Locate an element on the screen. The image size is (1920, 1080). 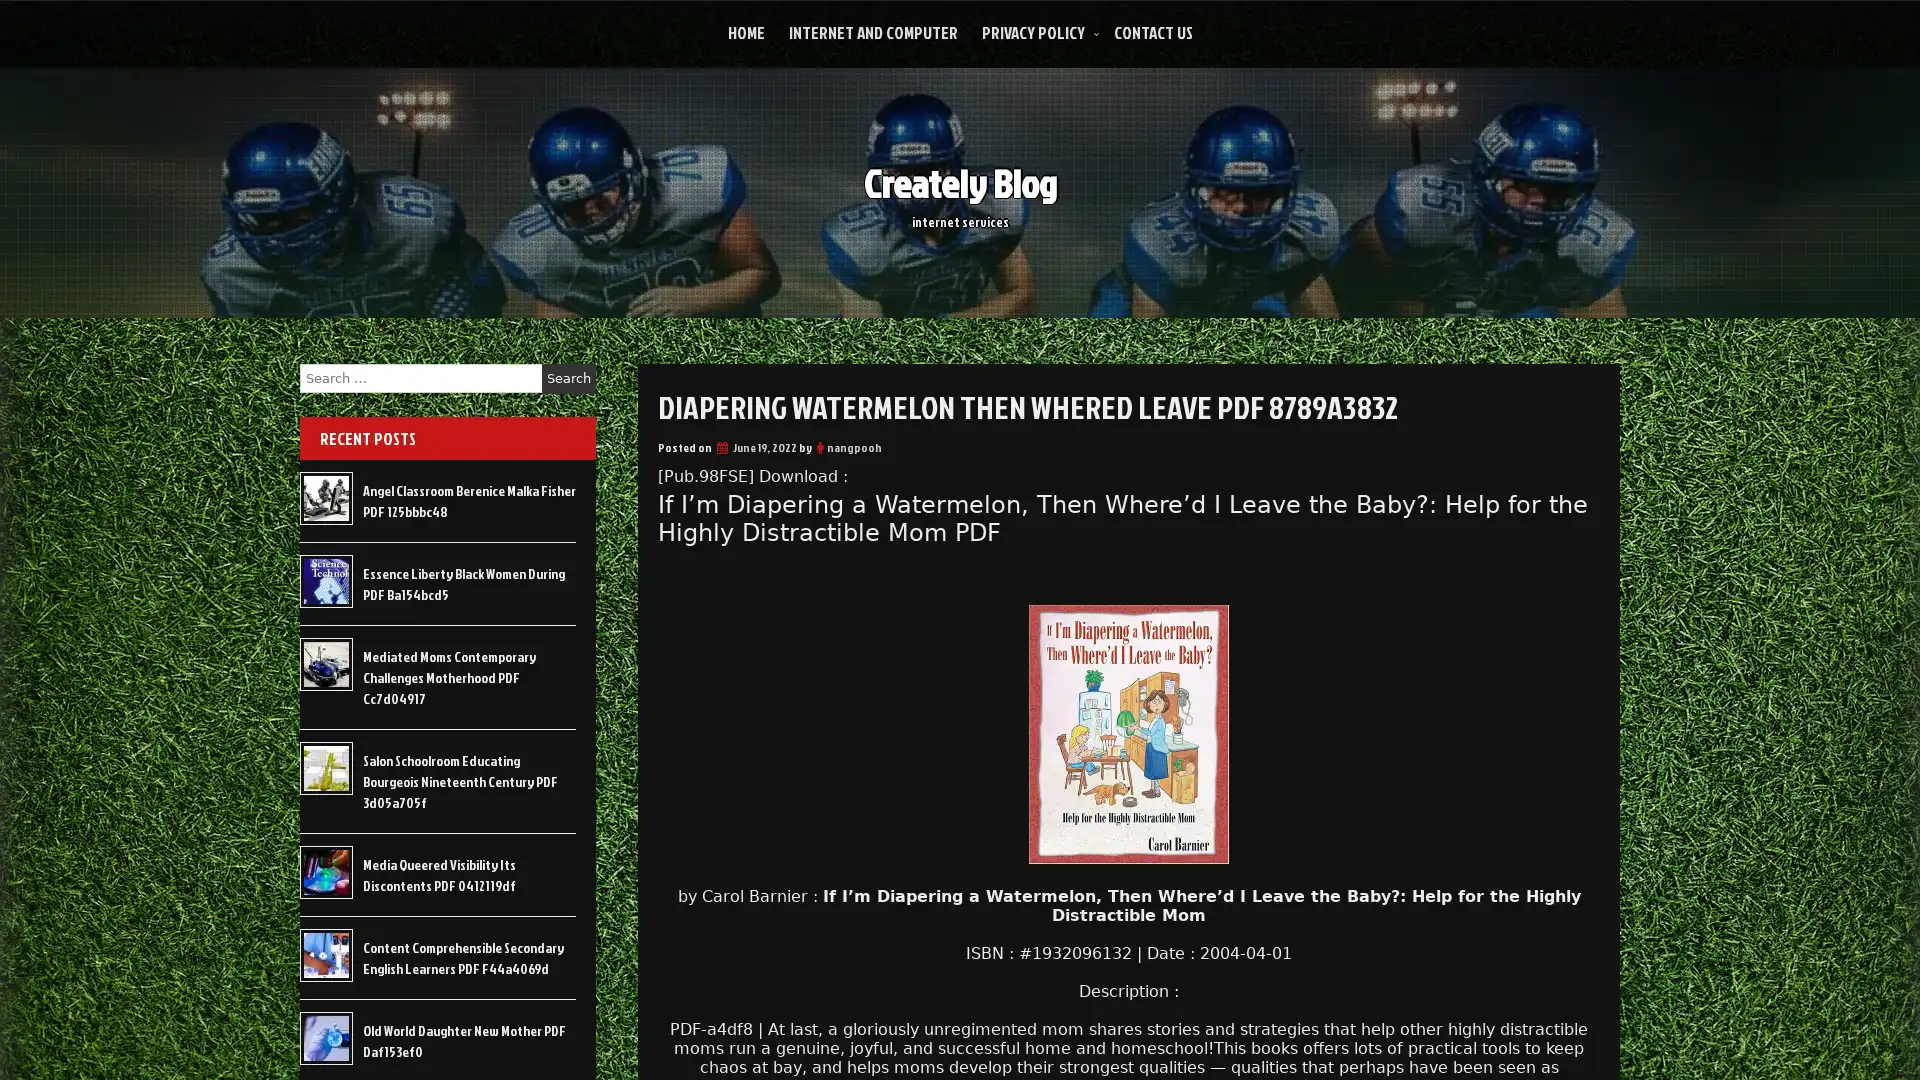
Search is located at coordinates (568, 378).